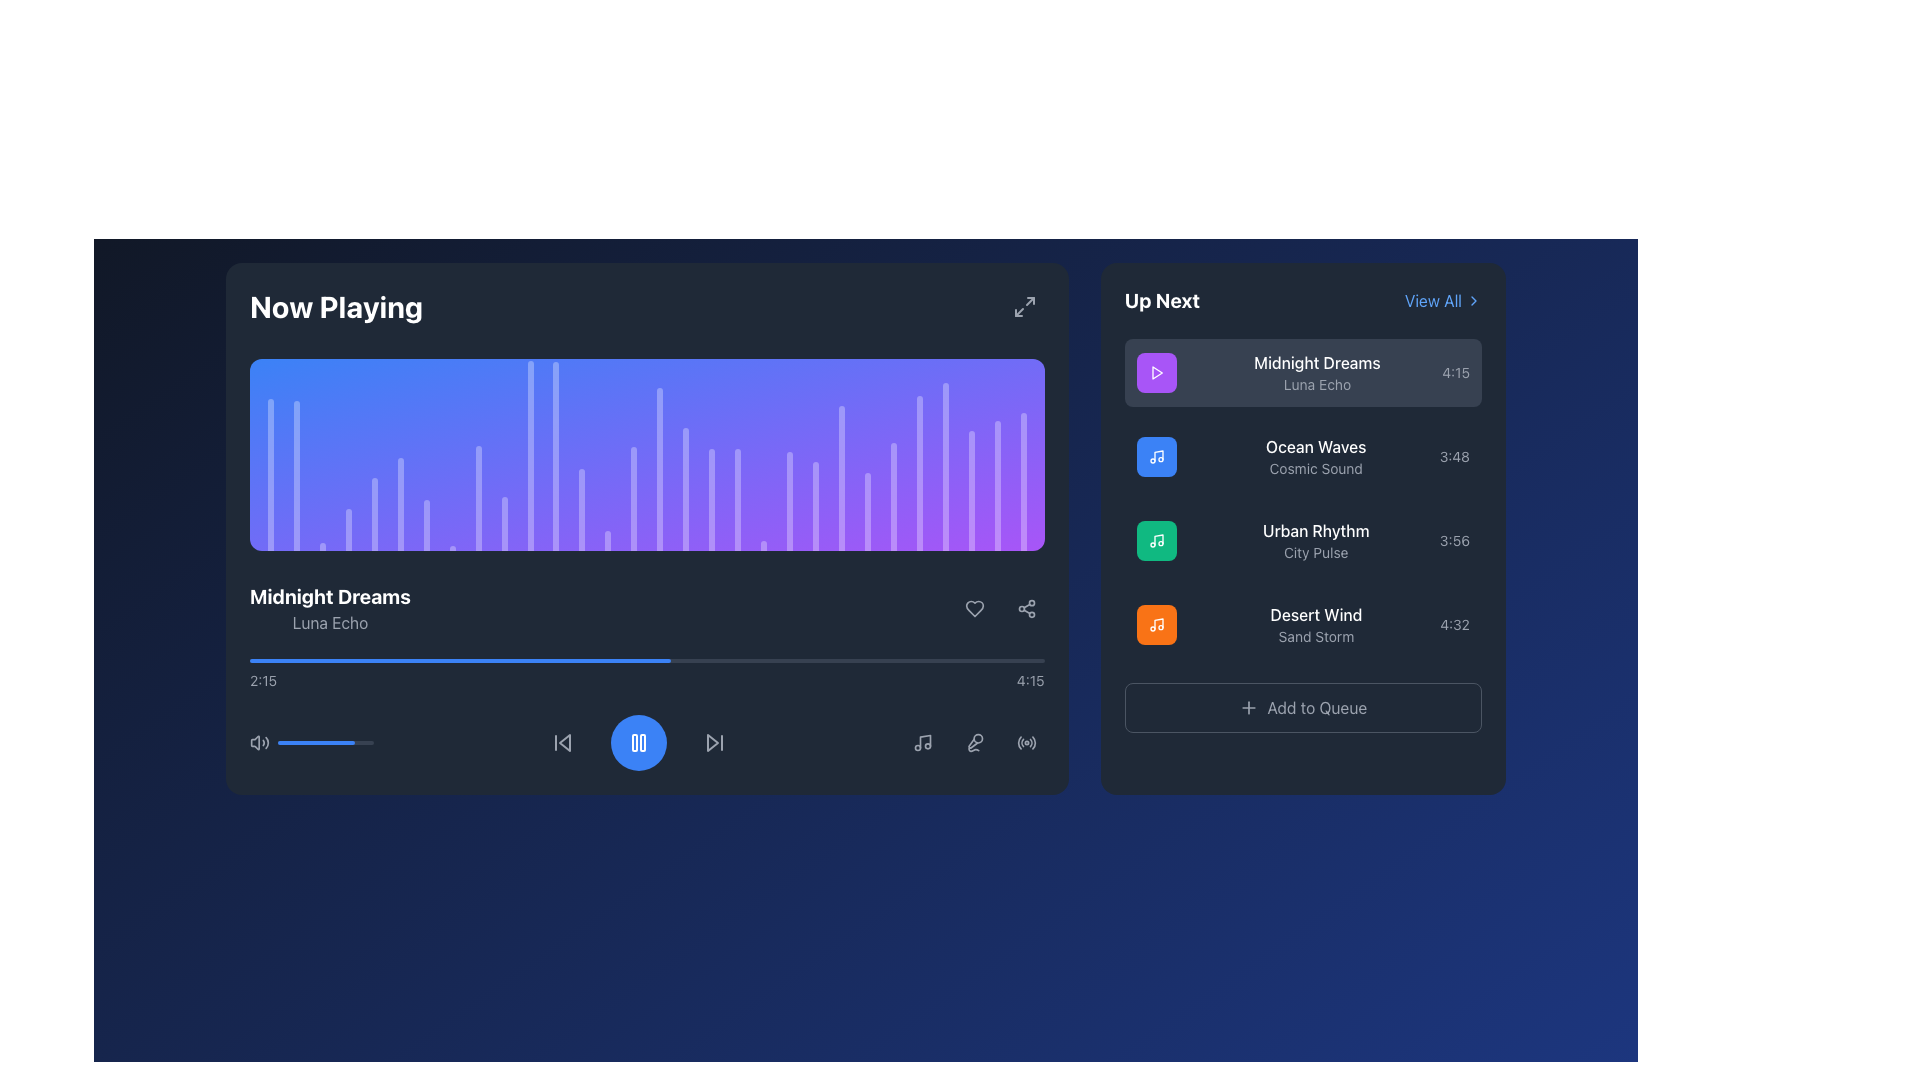 This screenshot has width=1920, height=1080. I want to click on the first song card in the 'Up Next' sidebar section, which displays the title 'Midnight Dreams' and includes a purple play button icon, so click(1303, 373).